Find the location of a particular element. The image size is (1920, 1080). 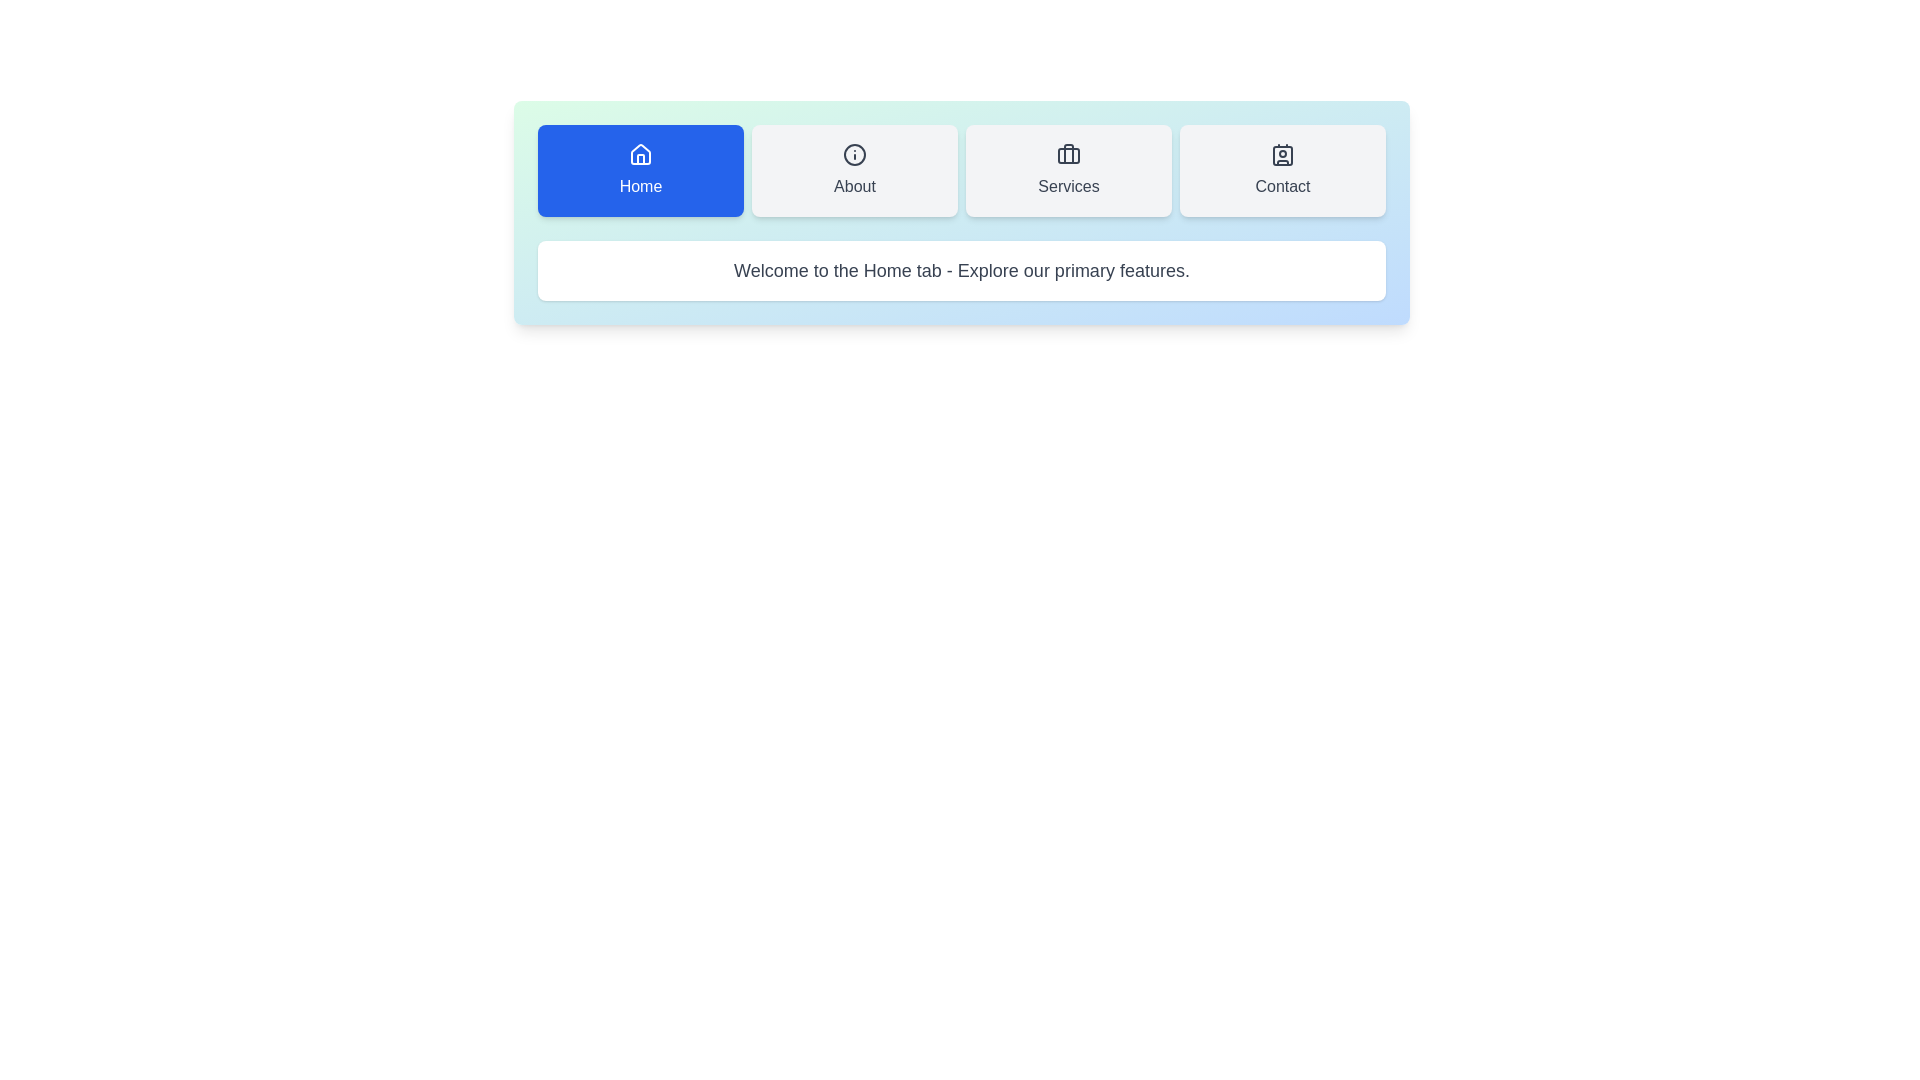

the 'Contact' button, which is a rectangular button with rounded corners featuring a contact book icon and a light gray background is located at coordinates (1282, 169).